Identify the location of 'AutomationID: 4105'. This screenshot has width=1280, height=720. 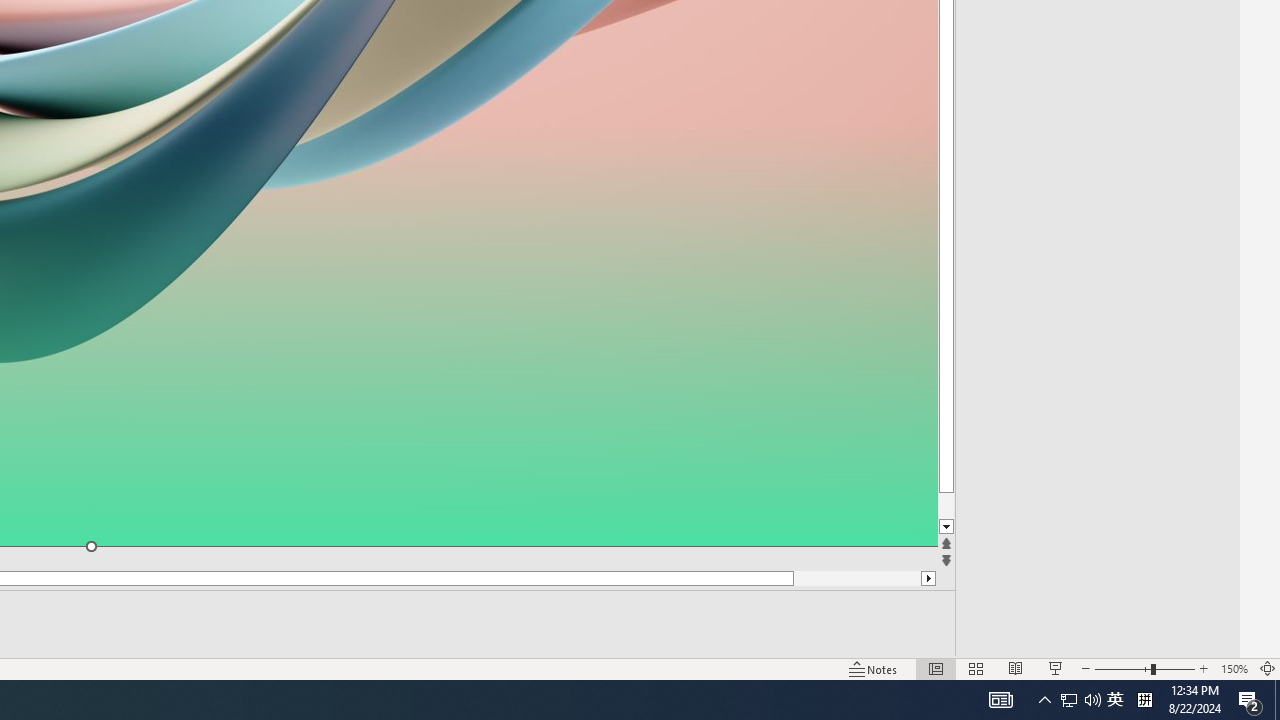
(1000, 698).